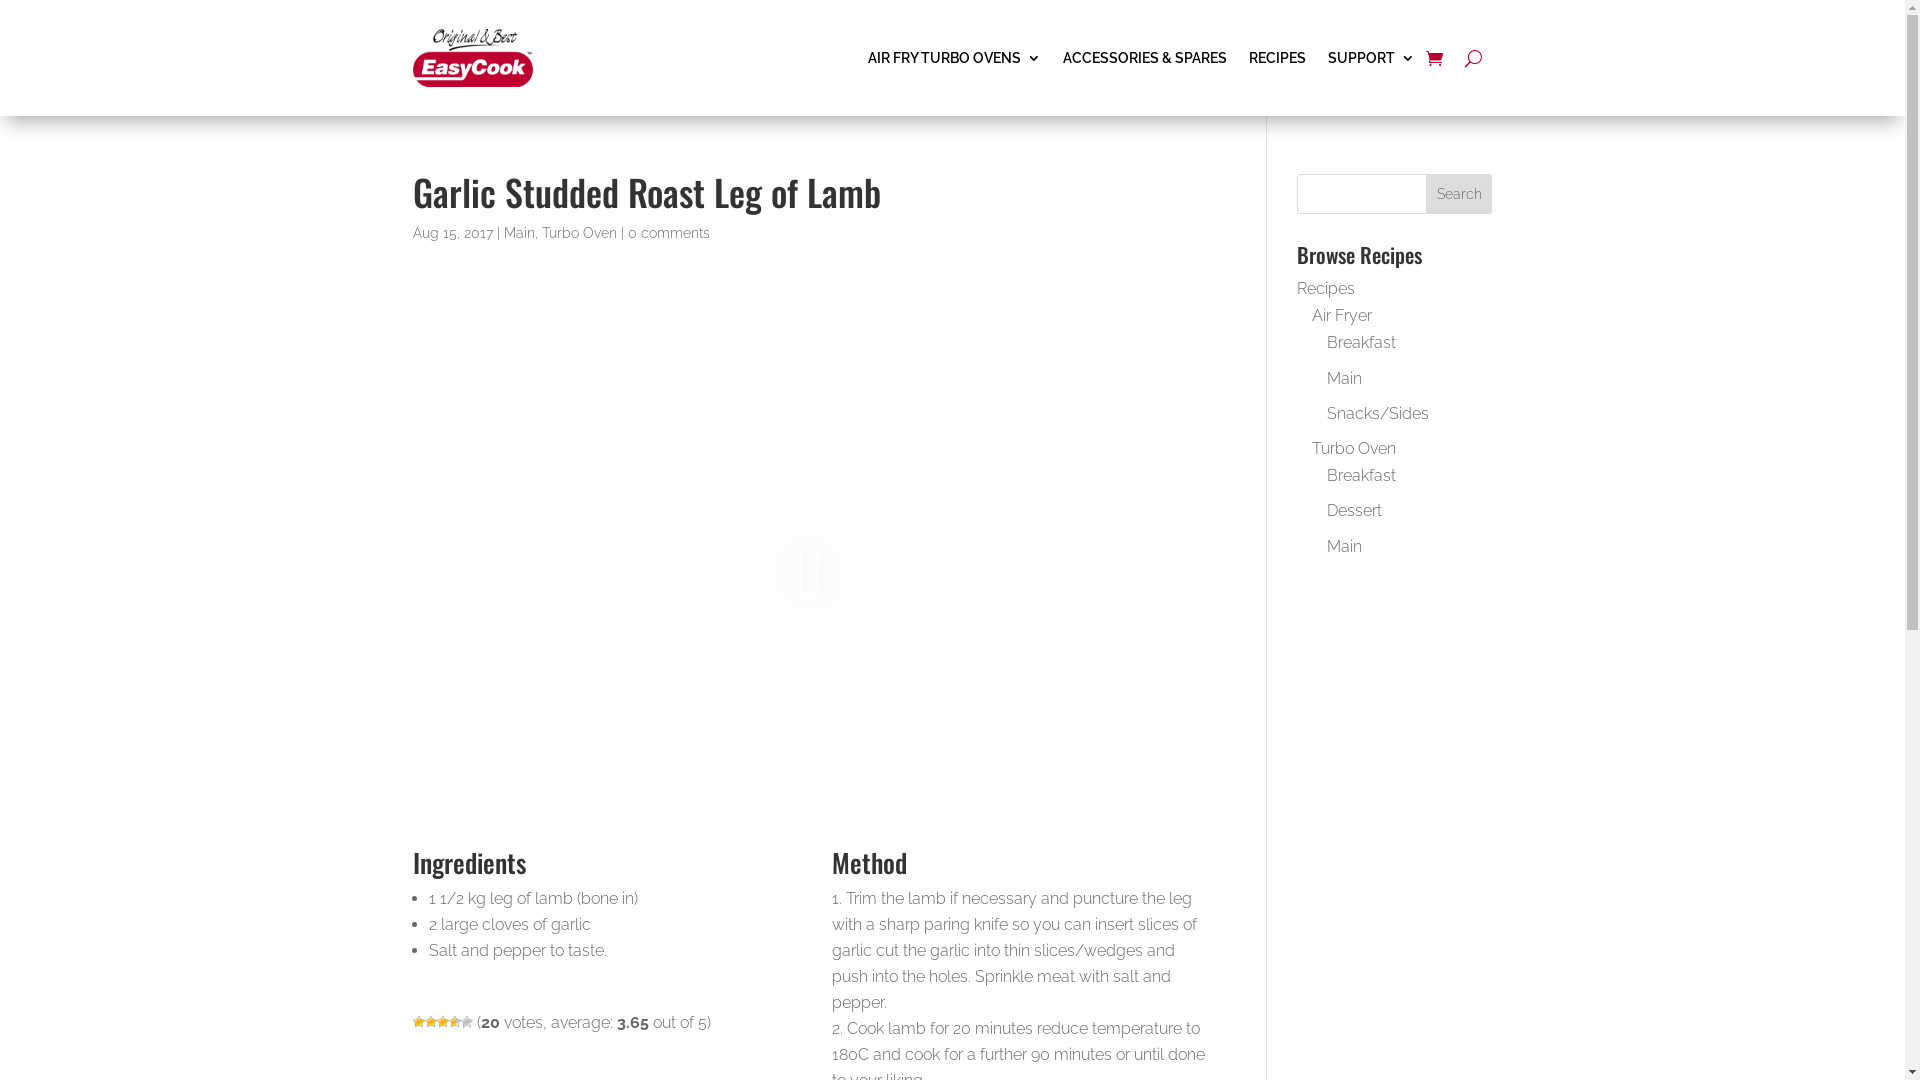 Image resolution: width=1920 pixels, height=1080 pixels. Describe the element at coordinates (1360, 341) in the screenshot. I see `'Breakfast'` at that location.